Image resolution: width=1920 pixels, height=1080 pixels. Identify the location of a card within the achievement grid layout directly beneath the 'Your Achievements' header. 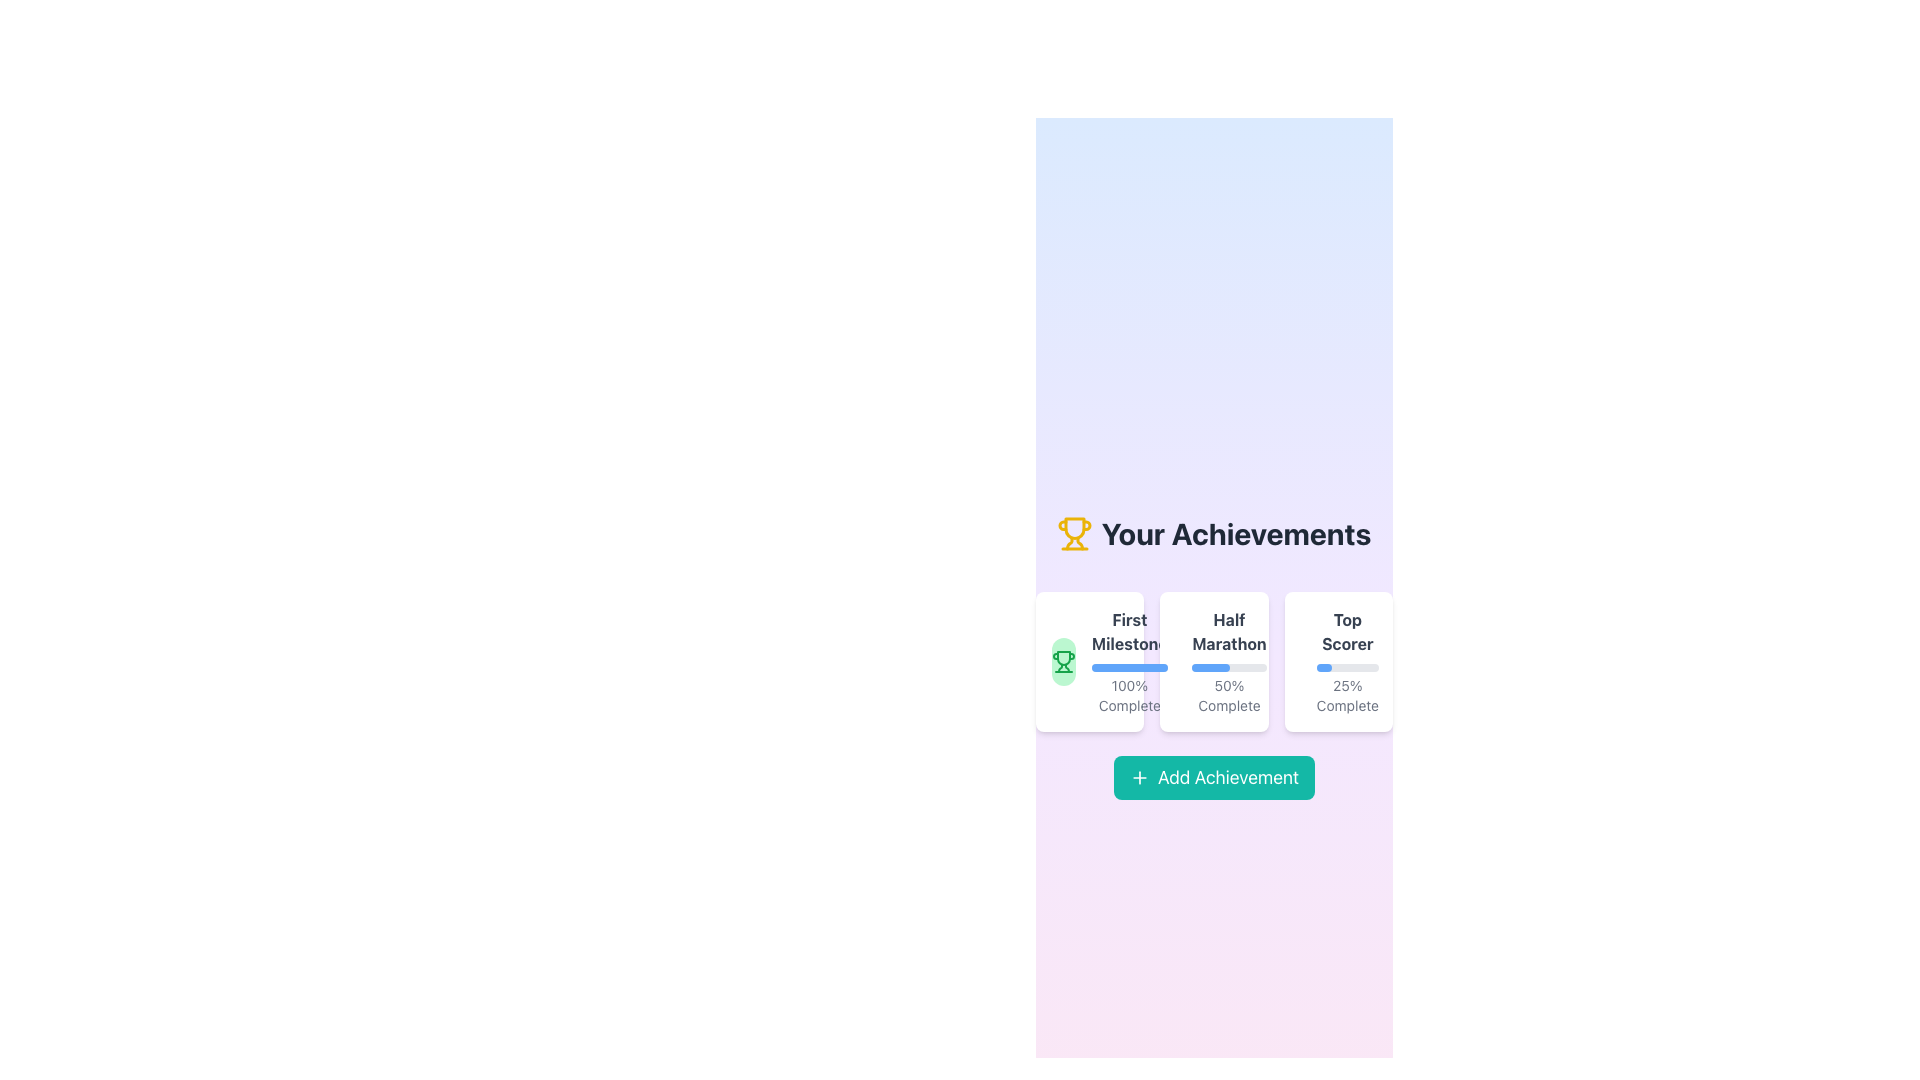
(1213, 662).